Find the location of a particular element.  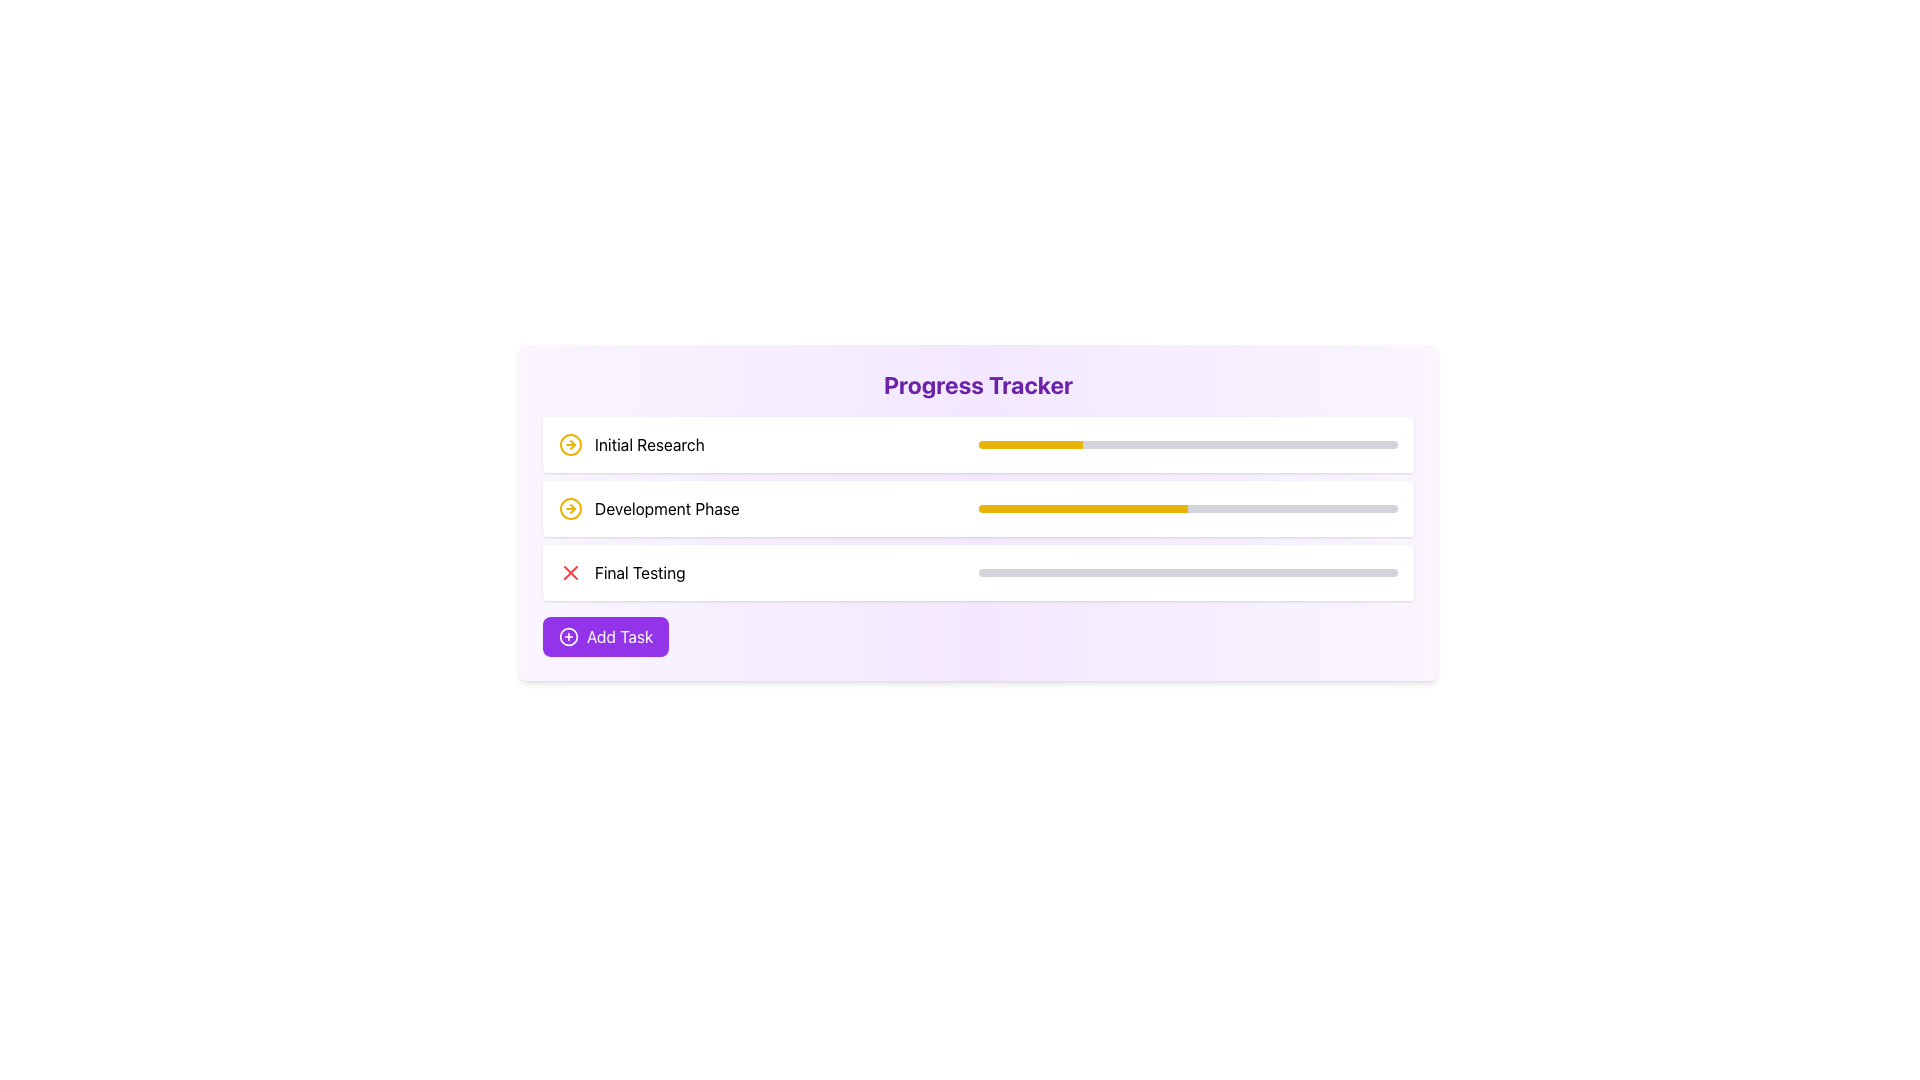

the yellow rectangular progress indicator located under the 'Initial Research' section of the progress tracker interface is located at coordinates (1030, 443).